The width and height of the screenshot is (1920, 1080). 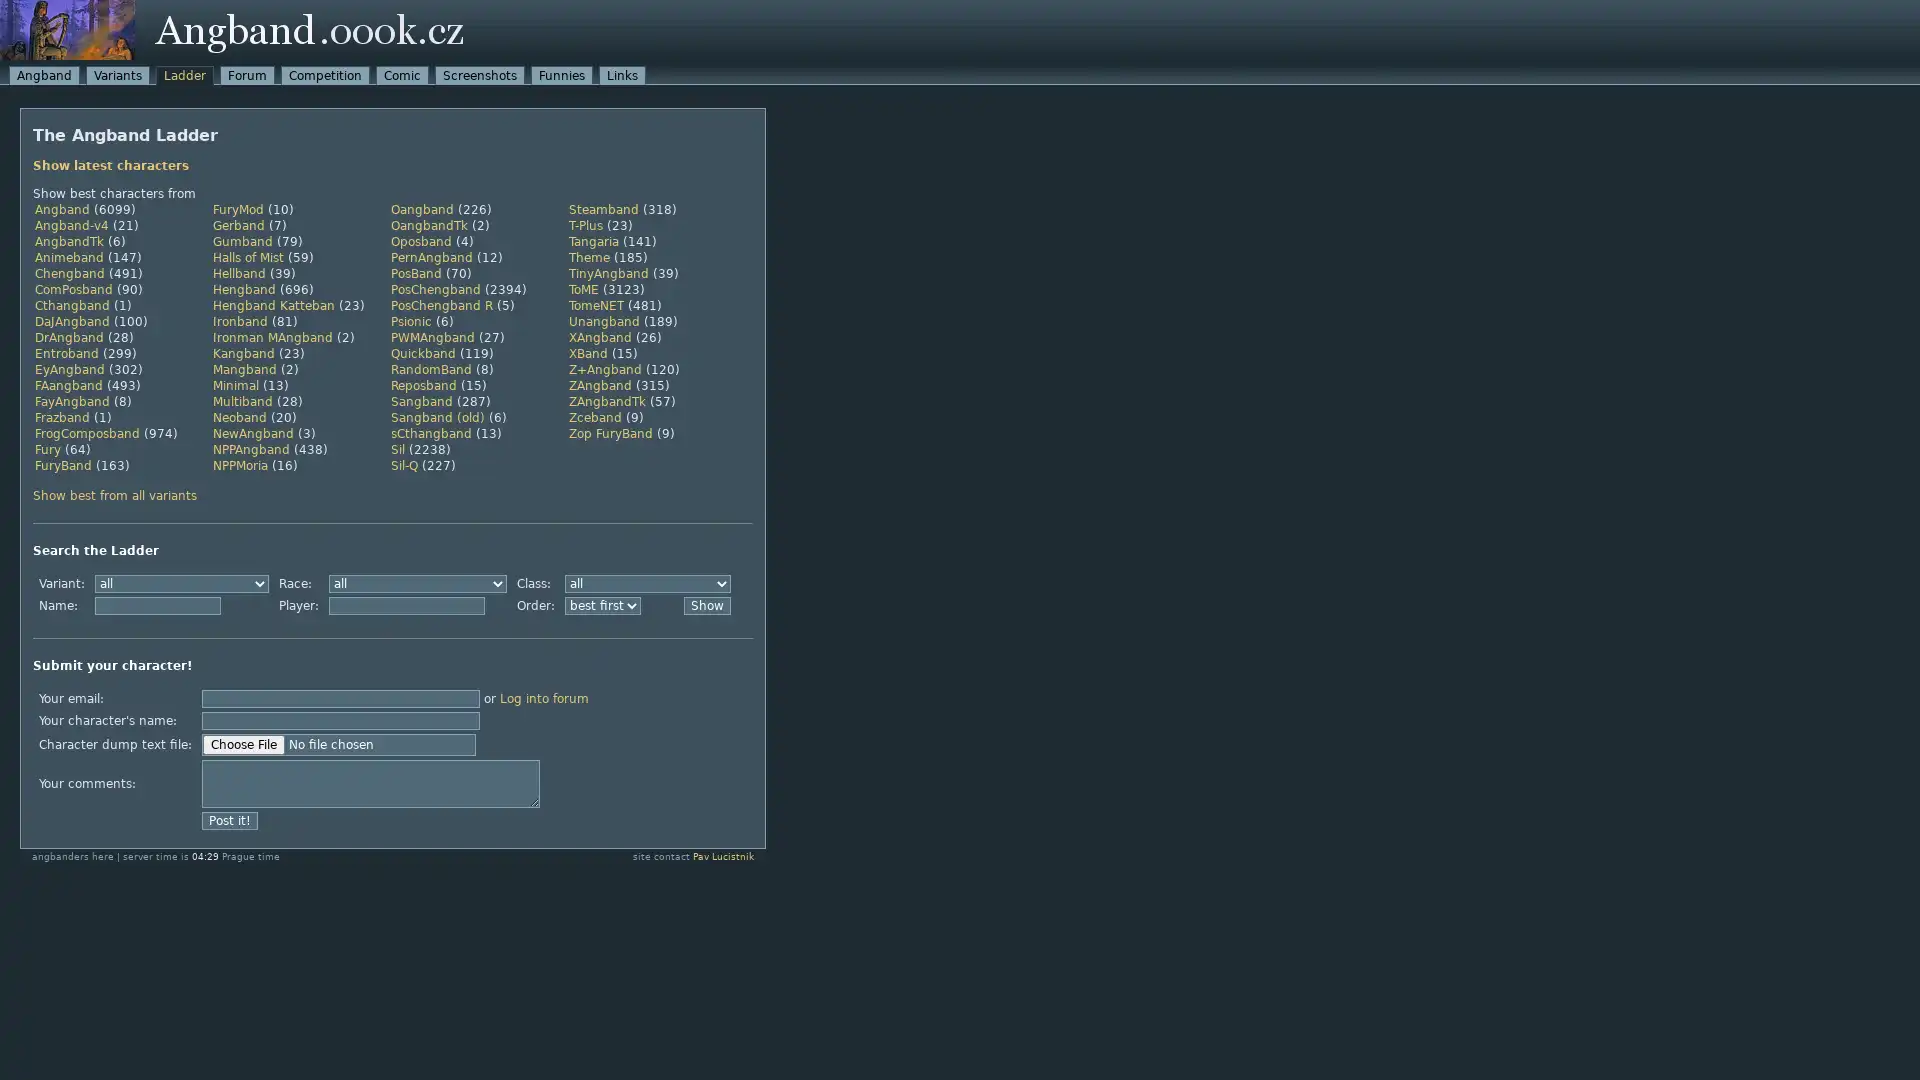 I want to click on Choose File, so click(x=243, y=744).